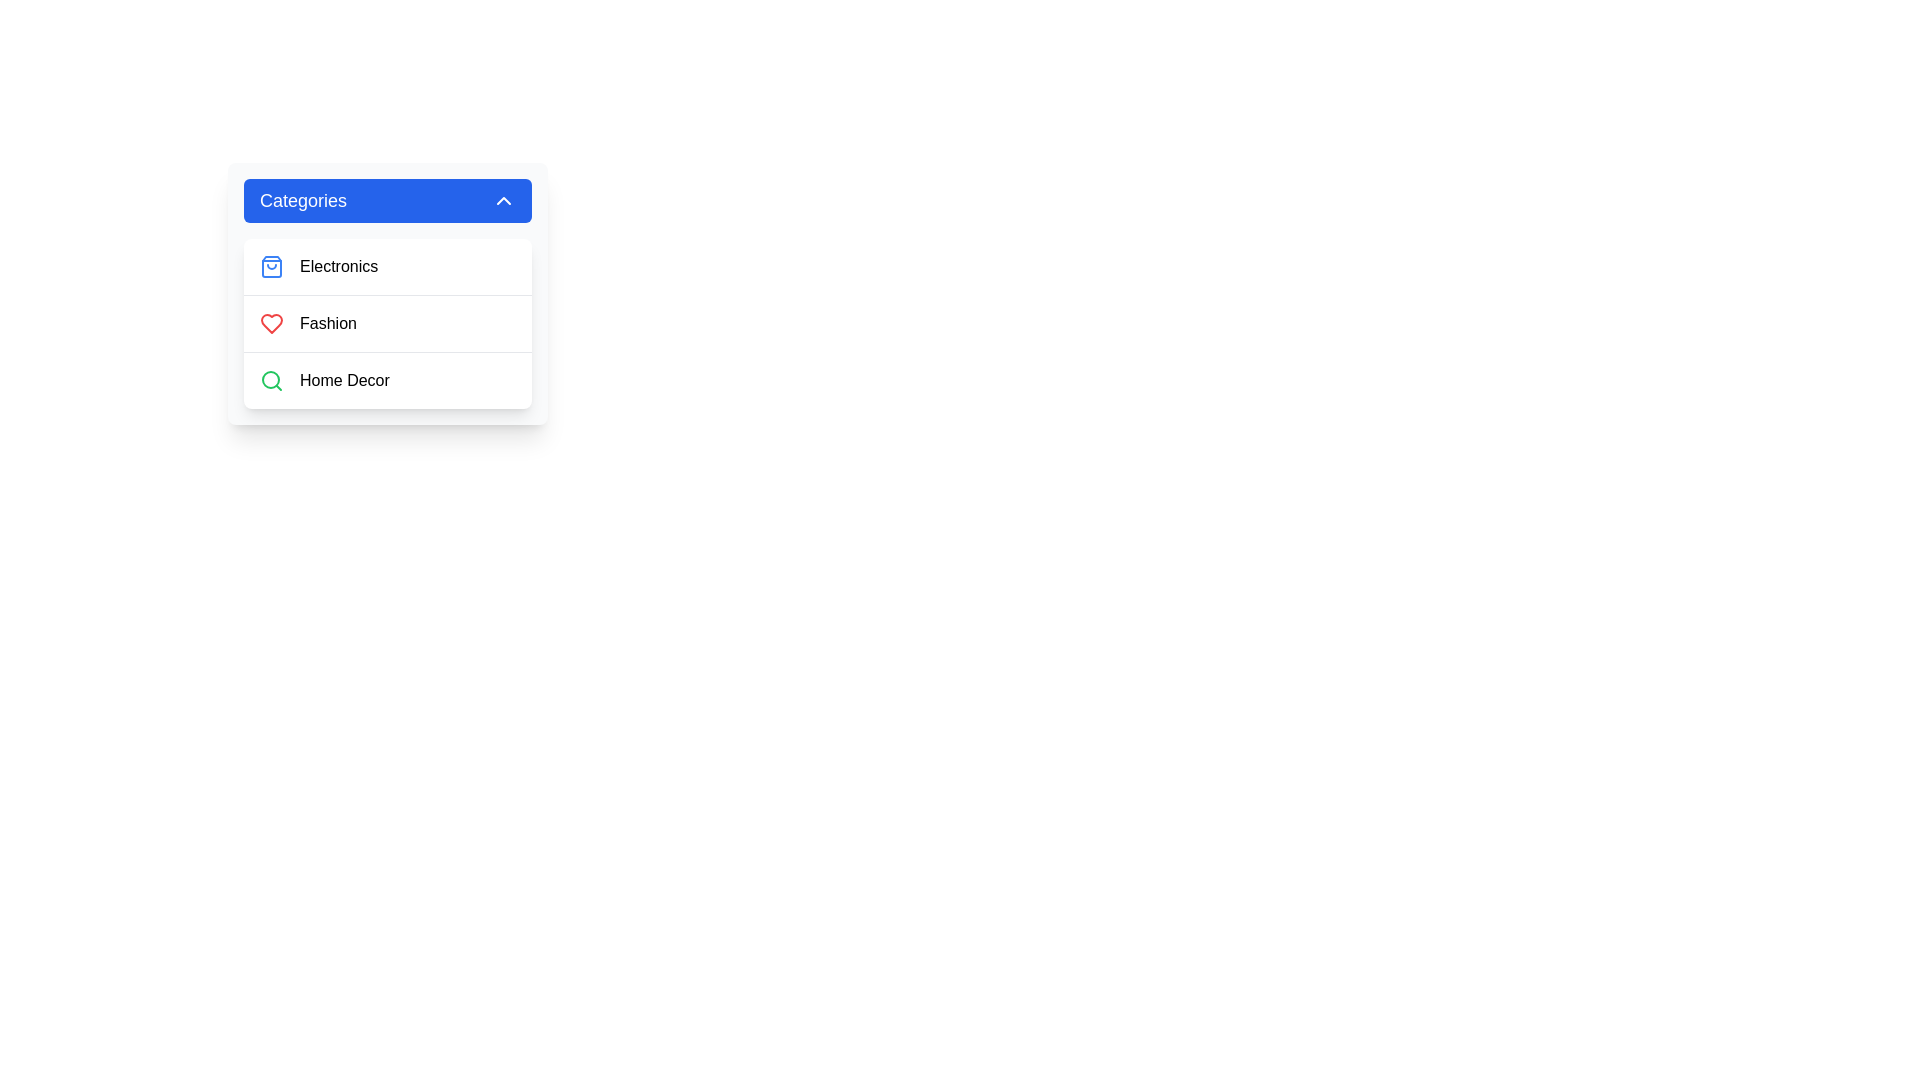 This screenshot has height=1080, width=1920. What do you see at coordinates (388, 200) in the screenshot?
I see `the 'Categories' interactive button with a vibrant blue background` at bounding box center [388, 200].